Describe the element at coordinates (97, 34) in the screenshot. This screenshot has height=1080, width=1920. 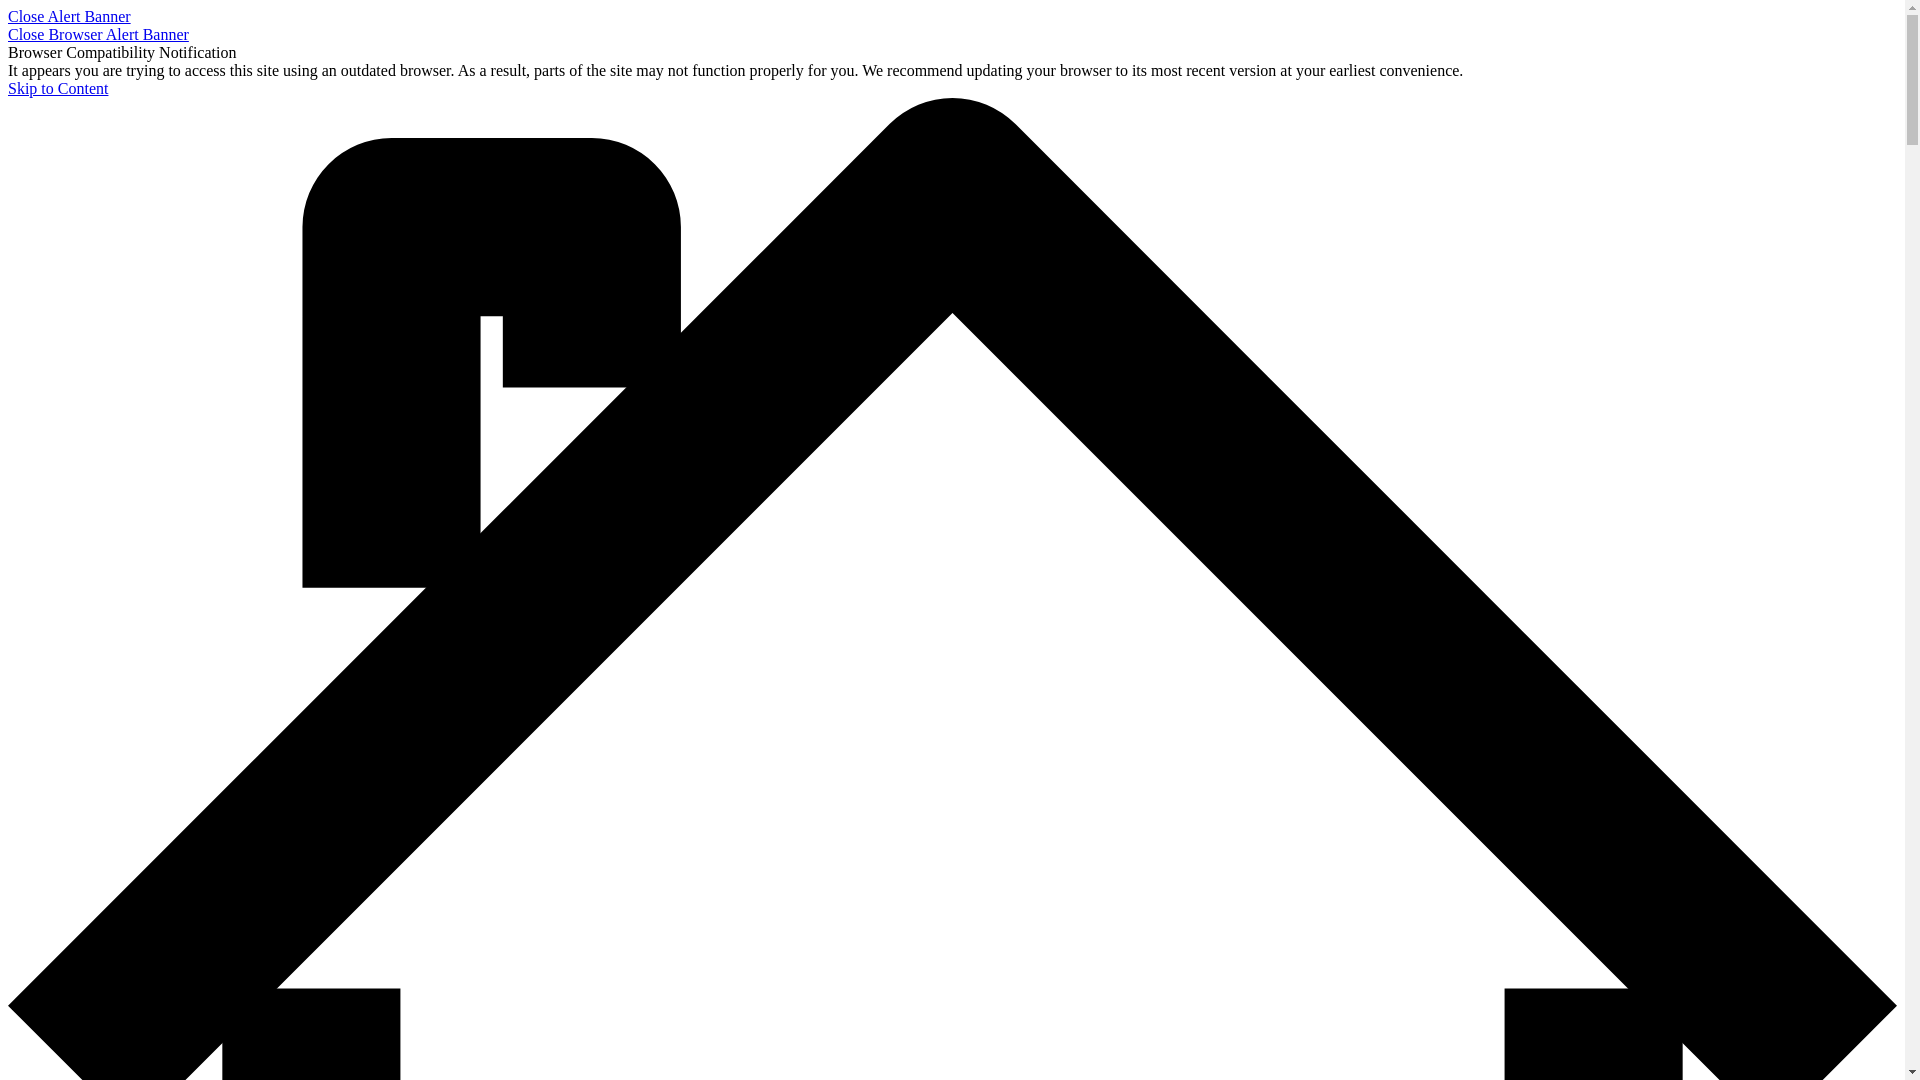
I see `'Close Browser Alert Banner'` at that location.